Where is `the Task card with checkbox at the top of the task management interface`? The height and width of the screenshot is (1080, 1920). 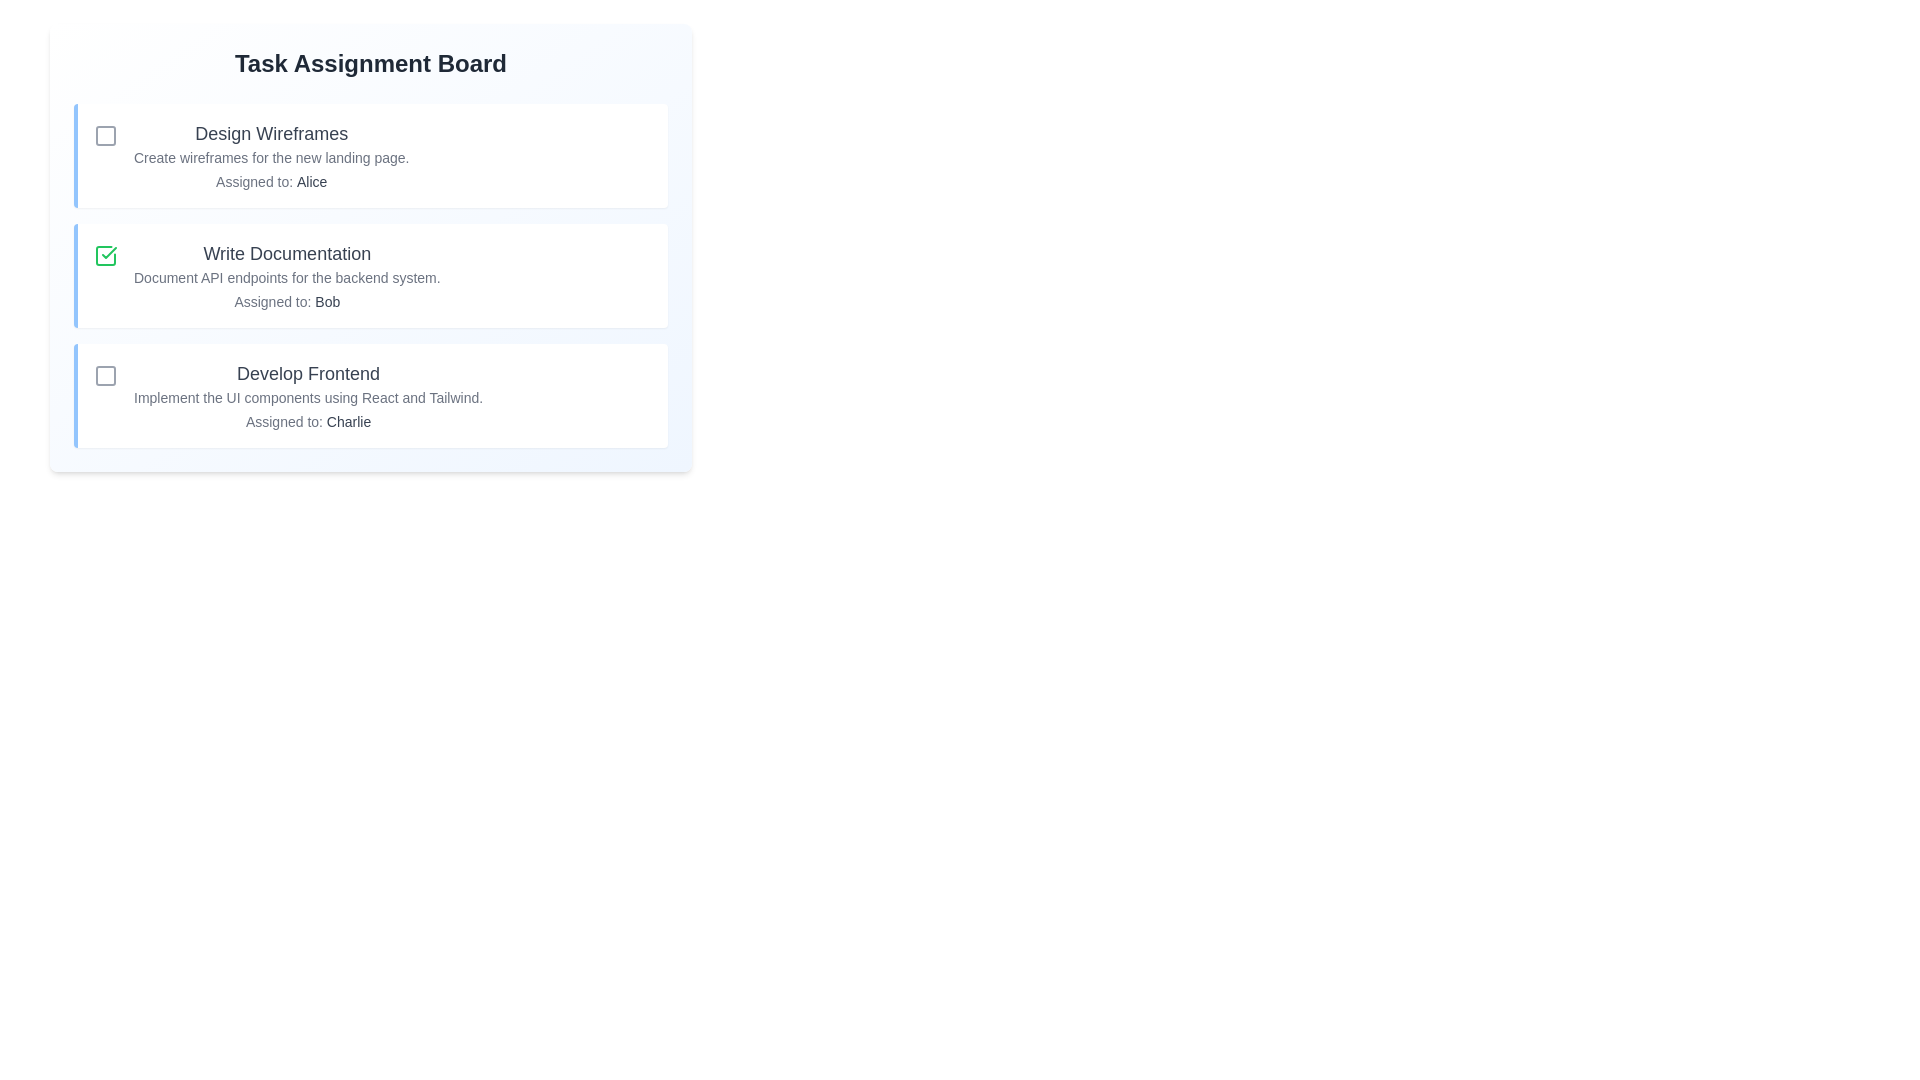
the Task card with checkbox at the top of the task management interface is located at coordinates (373, 154).